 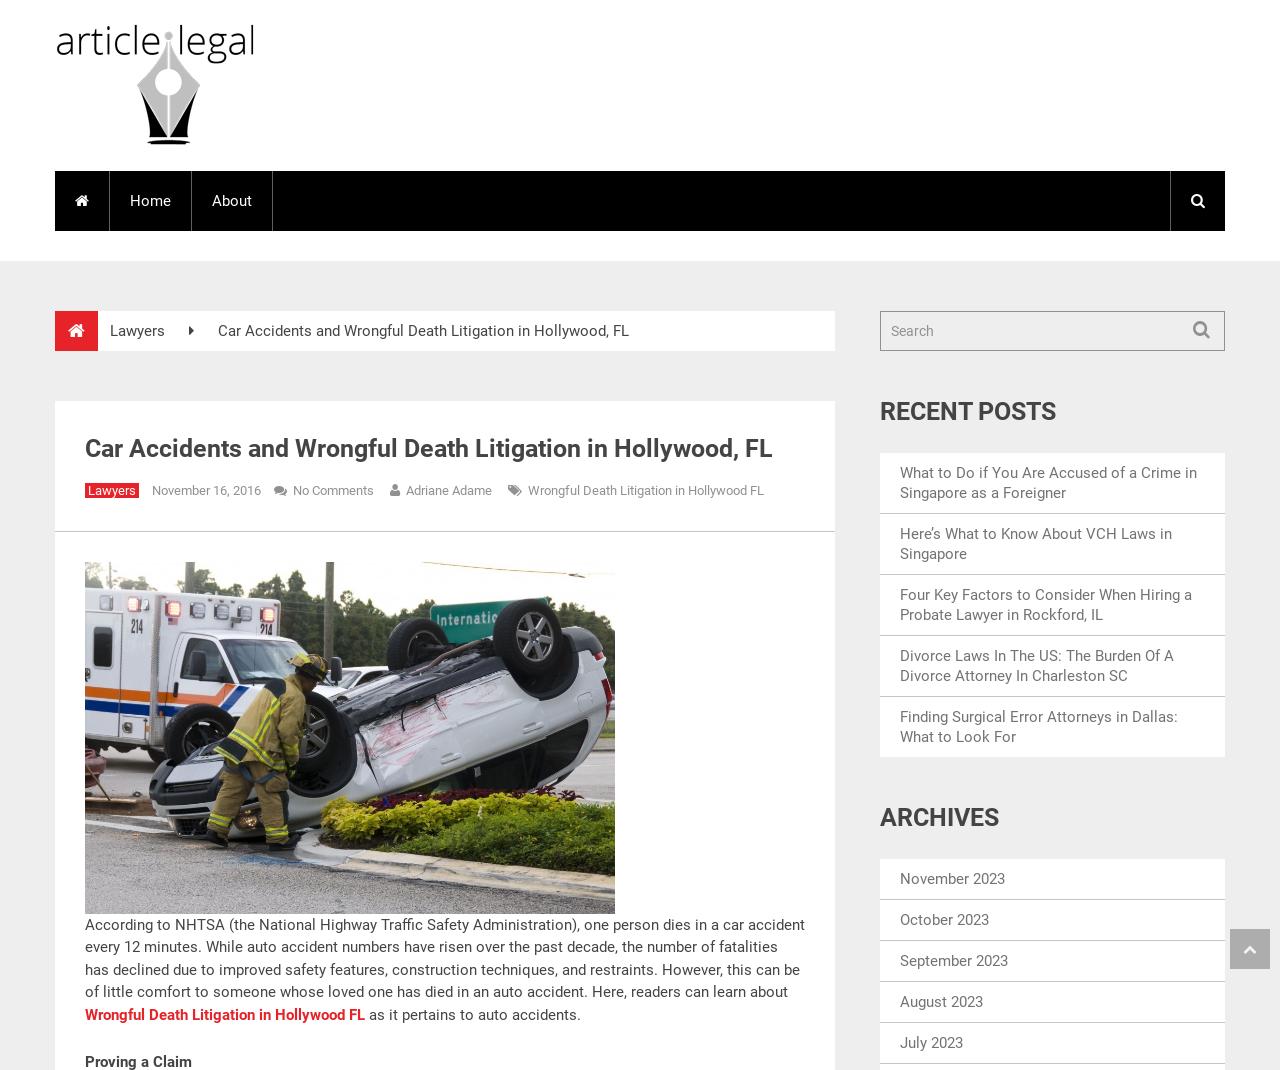 I want to click on 'According to NHTSA (the National Highway Traffic Safety Administration), one person dies in a car accident every 12 minutes. While auto accident numbers have risen over the past decade, the number of fatalities has declined due to improved safety features, construction techniques, and restraints. However, this can be of little comfort to someone whose loved one has died in an auto accident. Here, readers can learn about', so click(x=444, y=956).